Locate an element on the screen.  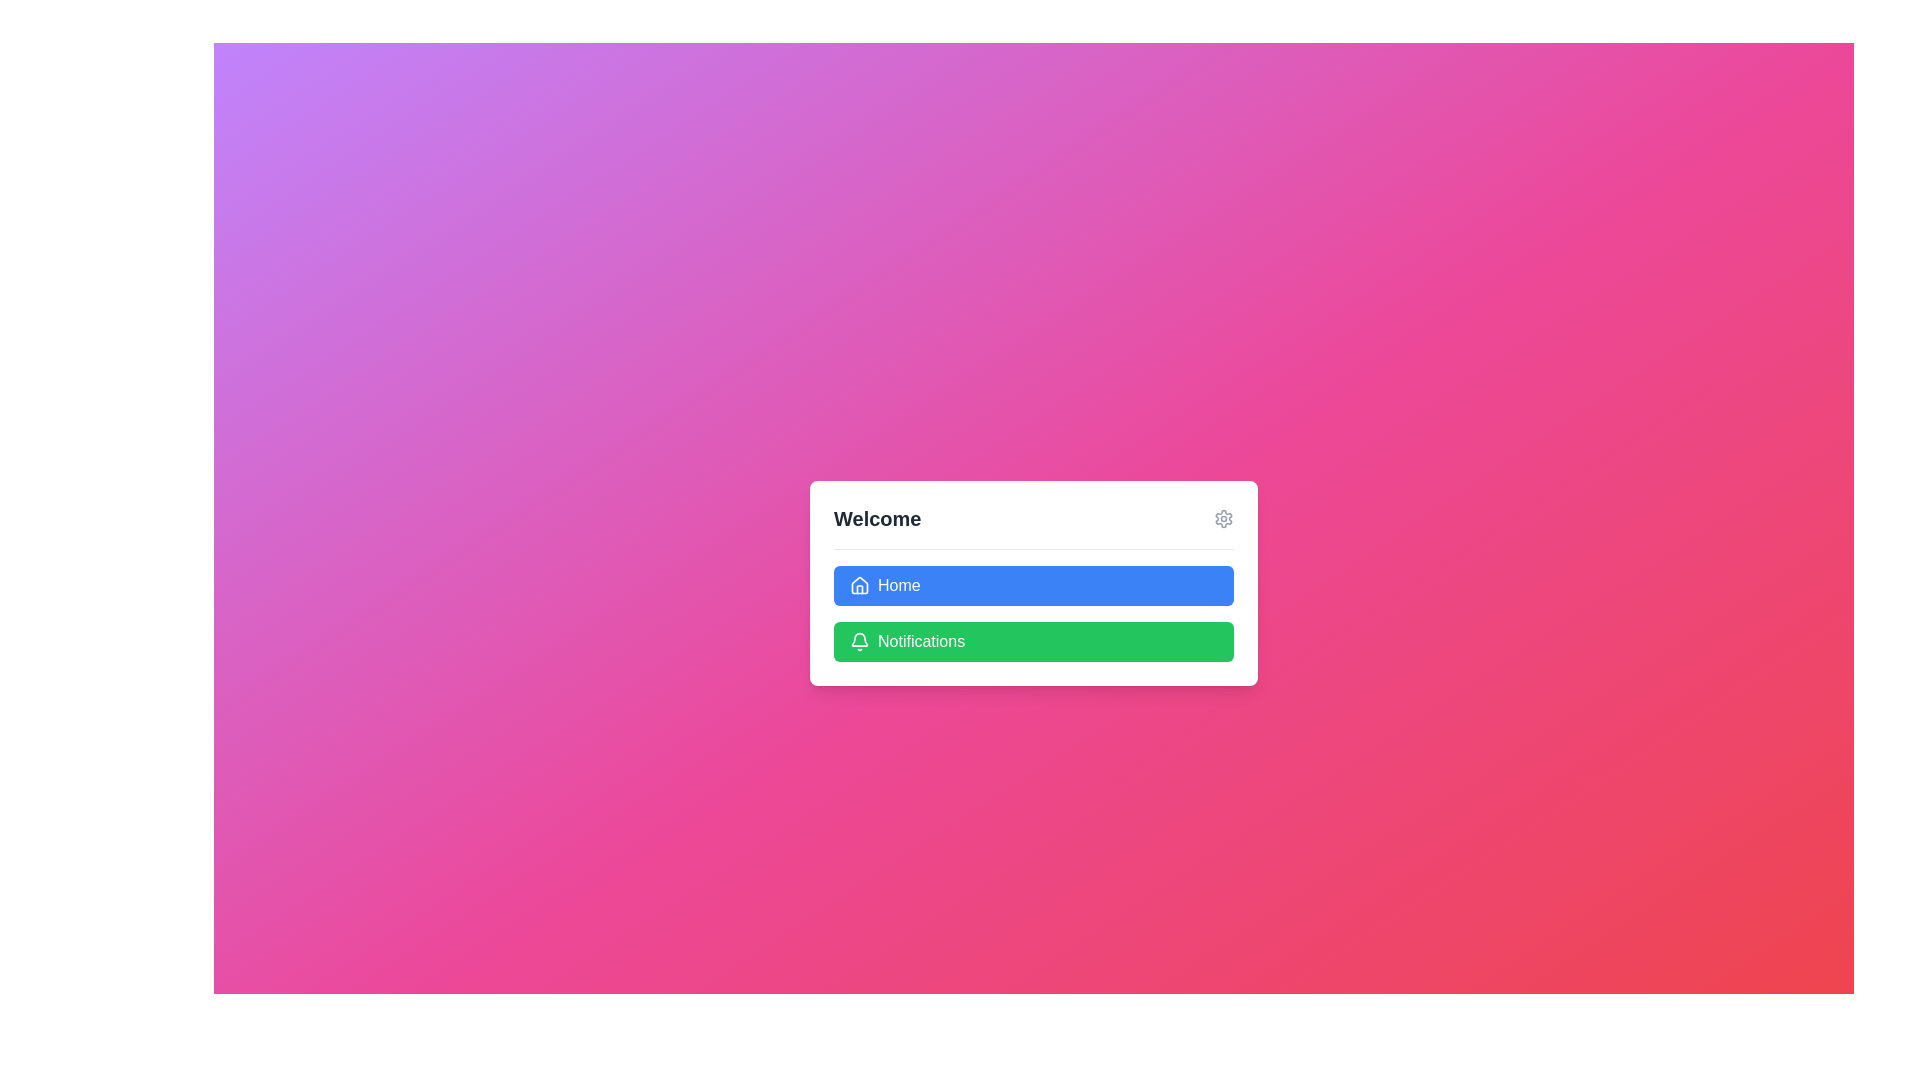
the 'Home' icon located within the rectangular button labeled 'Home', which is positioned to the left of the text 'Home' is located at coordinates (859, 585).